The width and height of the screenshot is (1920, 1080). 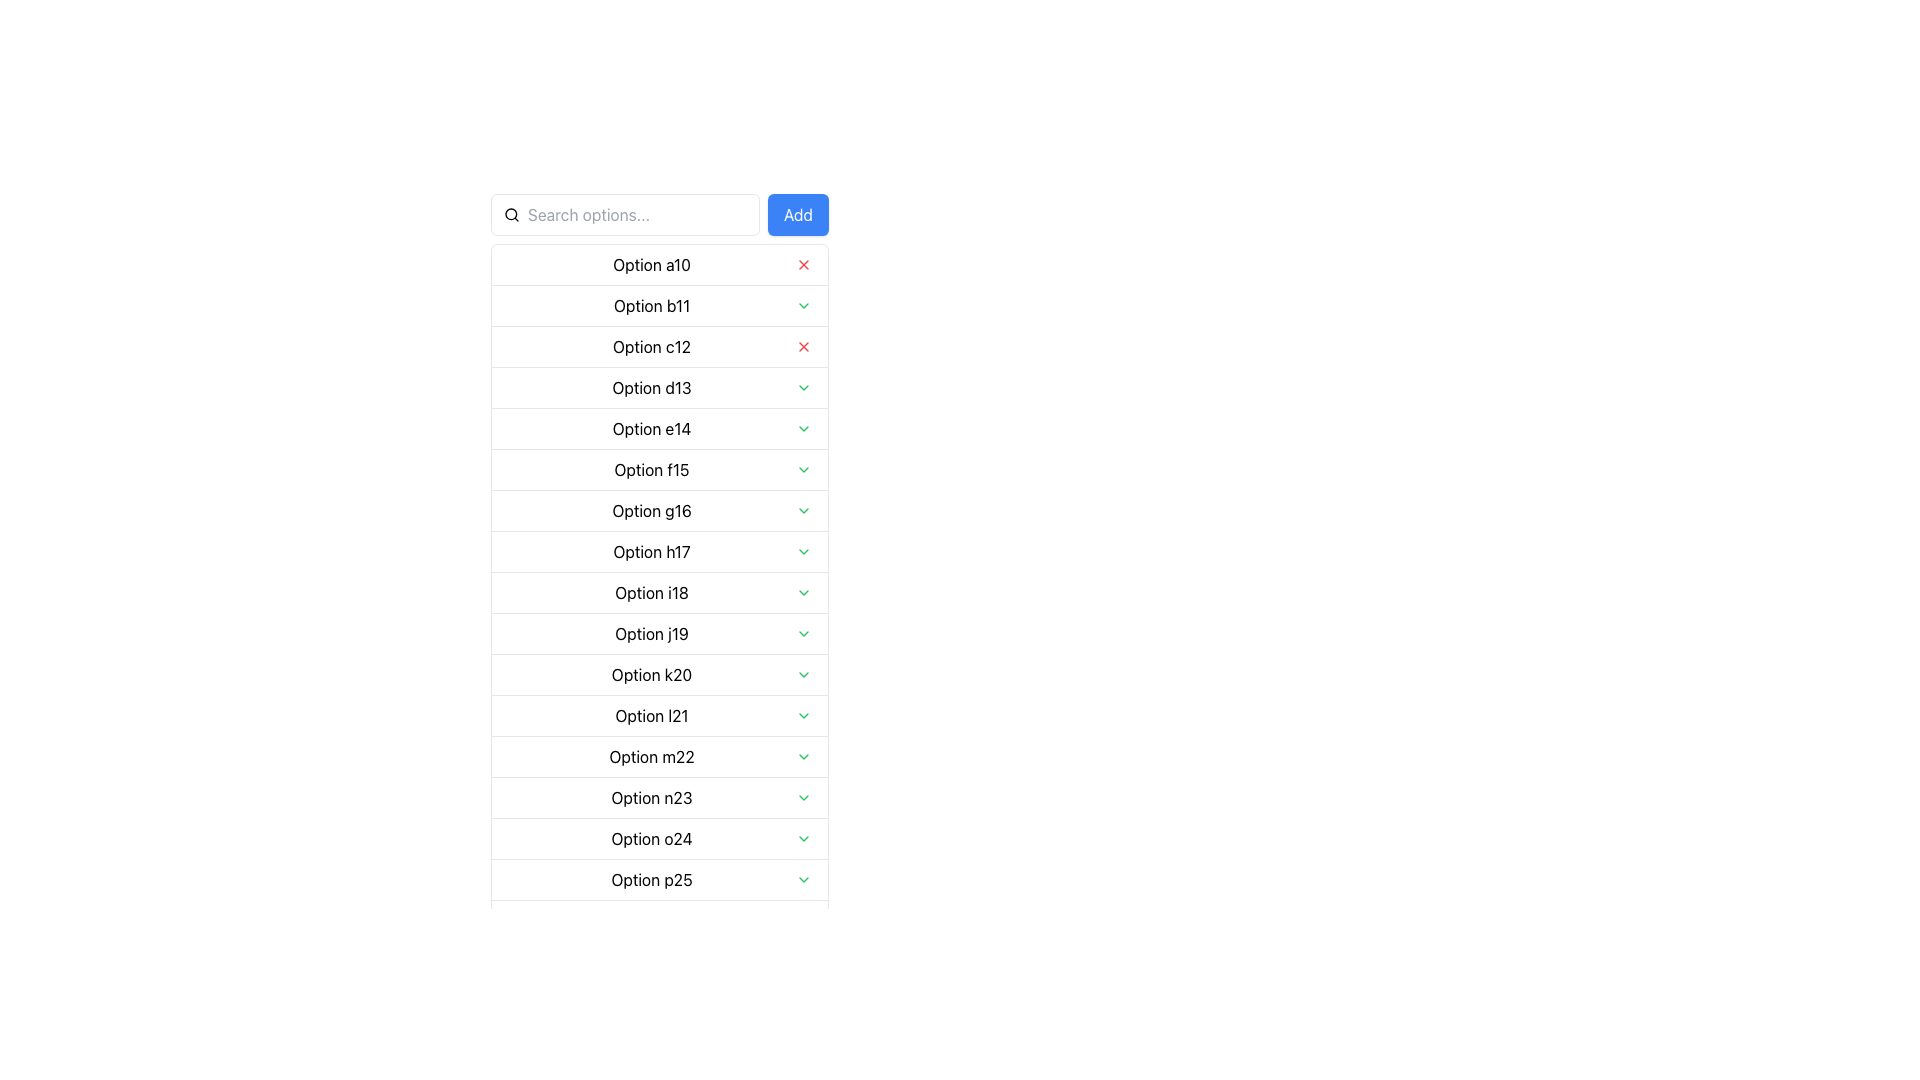 I want to click on the list option located in the middle of the dropdown by clicking on it, so click(x=652, y=633).